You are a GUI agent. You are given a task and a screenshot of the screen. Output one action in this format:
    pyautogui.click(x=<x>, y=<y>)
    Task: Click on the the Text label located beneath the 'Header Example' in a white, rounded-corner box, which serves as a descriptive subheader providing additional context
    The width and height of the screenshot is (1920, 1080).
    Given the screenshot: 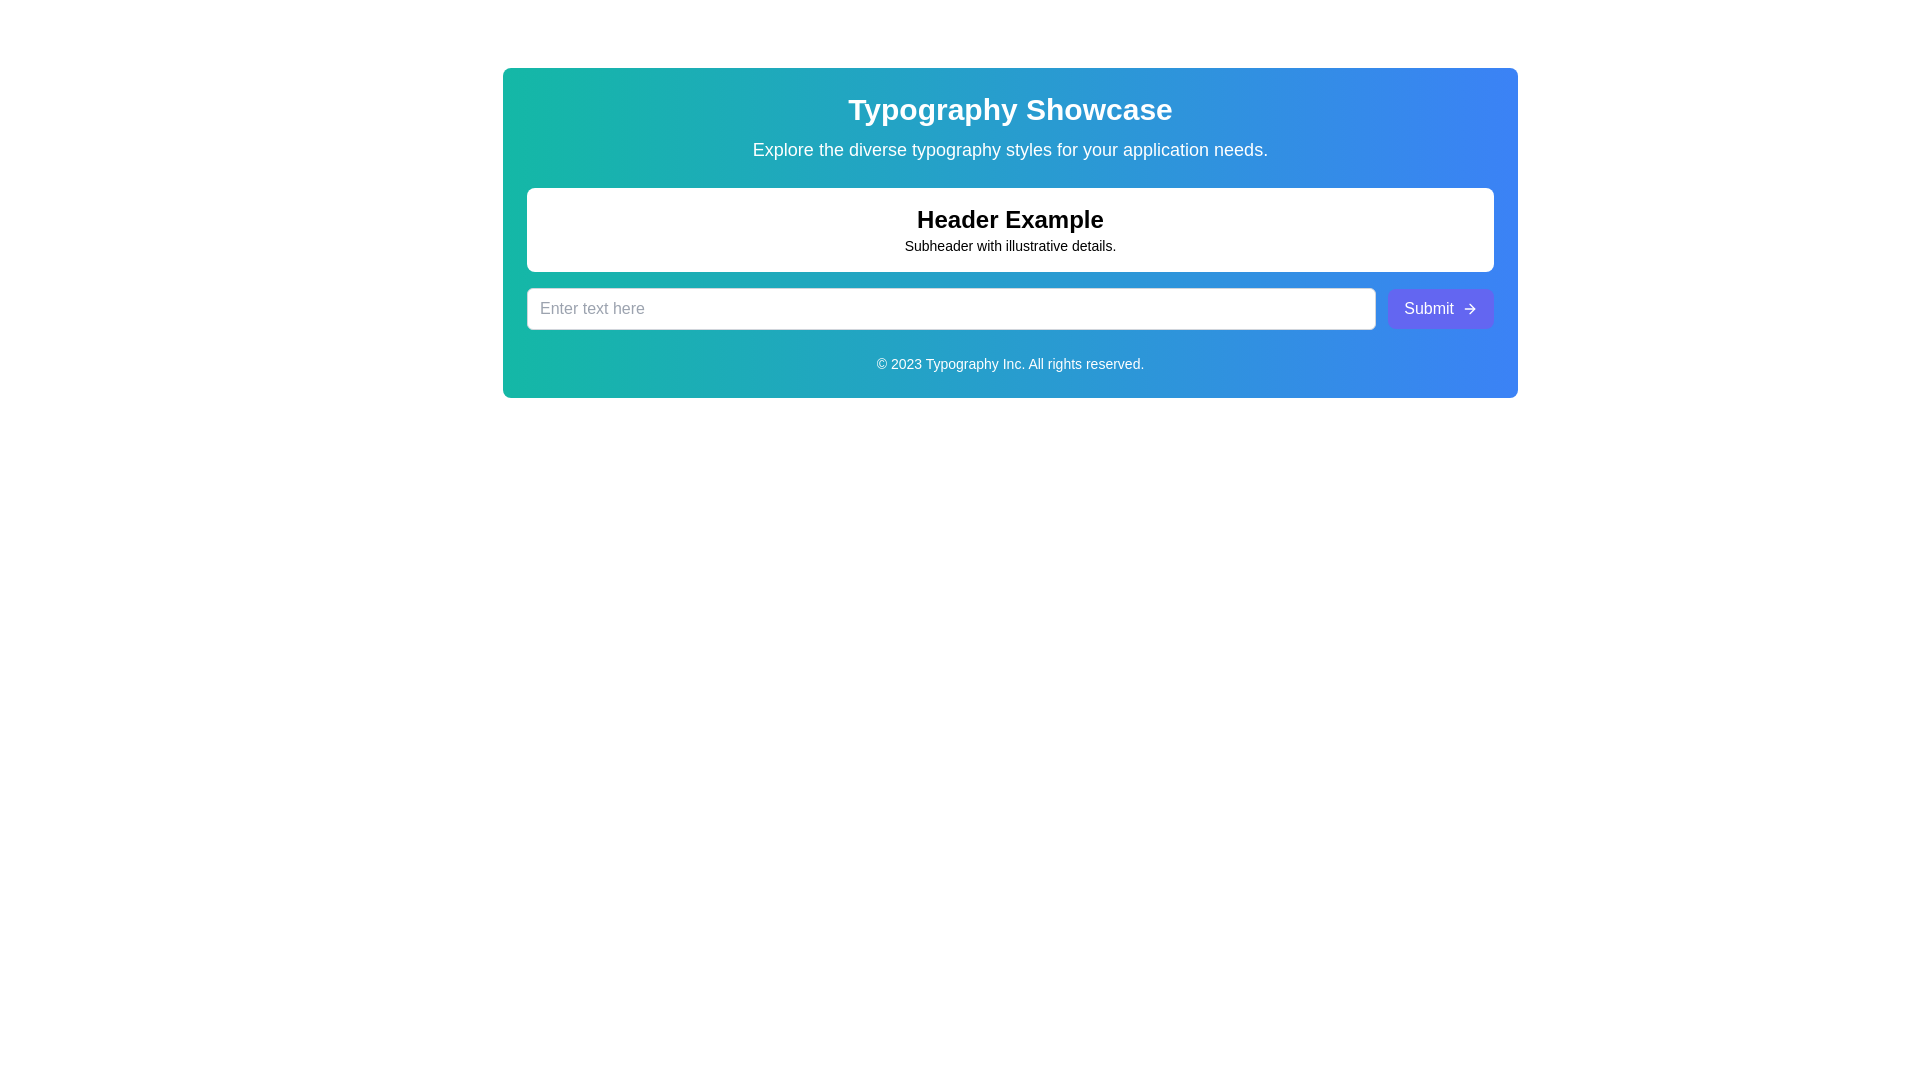 What is the action you would take?
    pyautogui.click(x=1010, y=245)
    